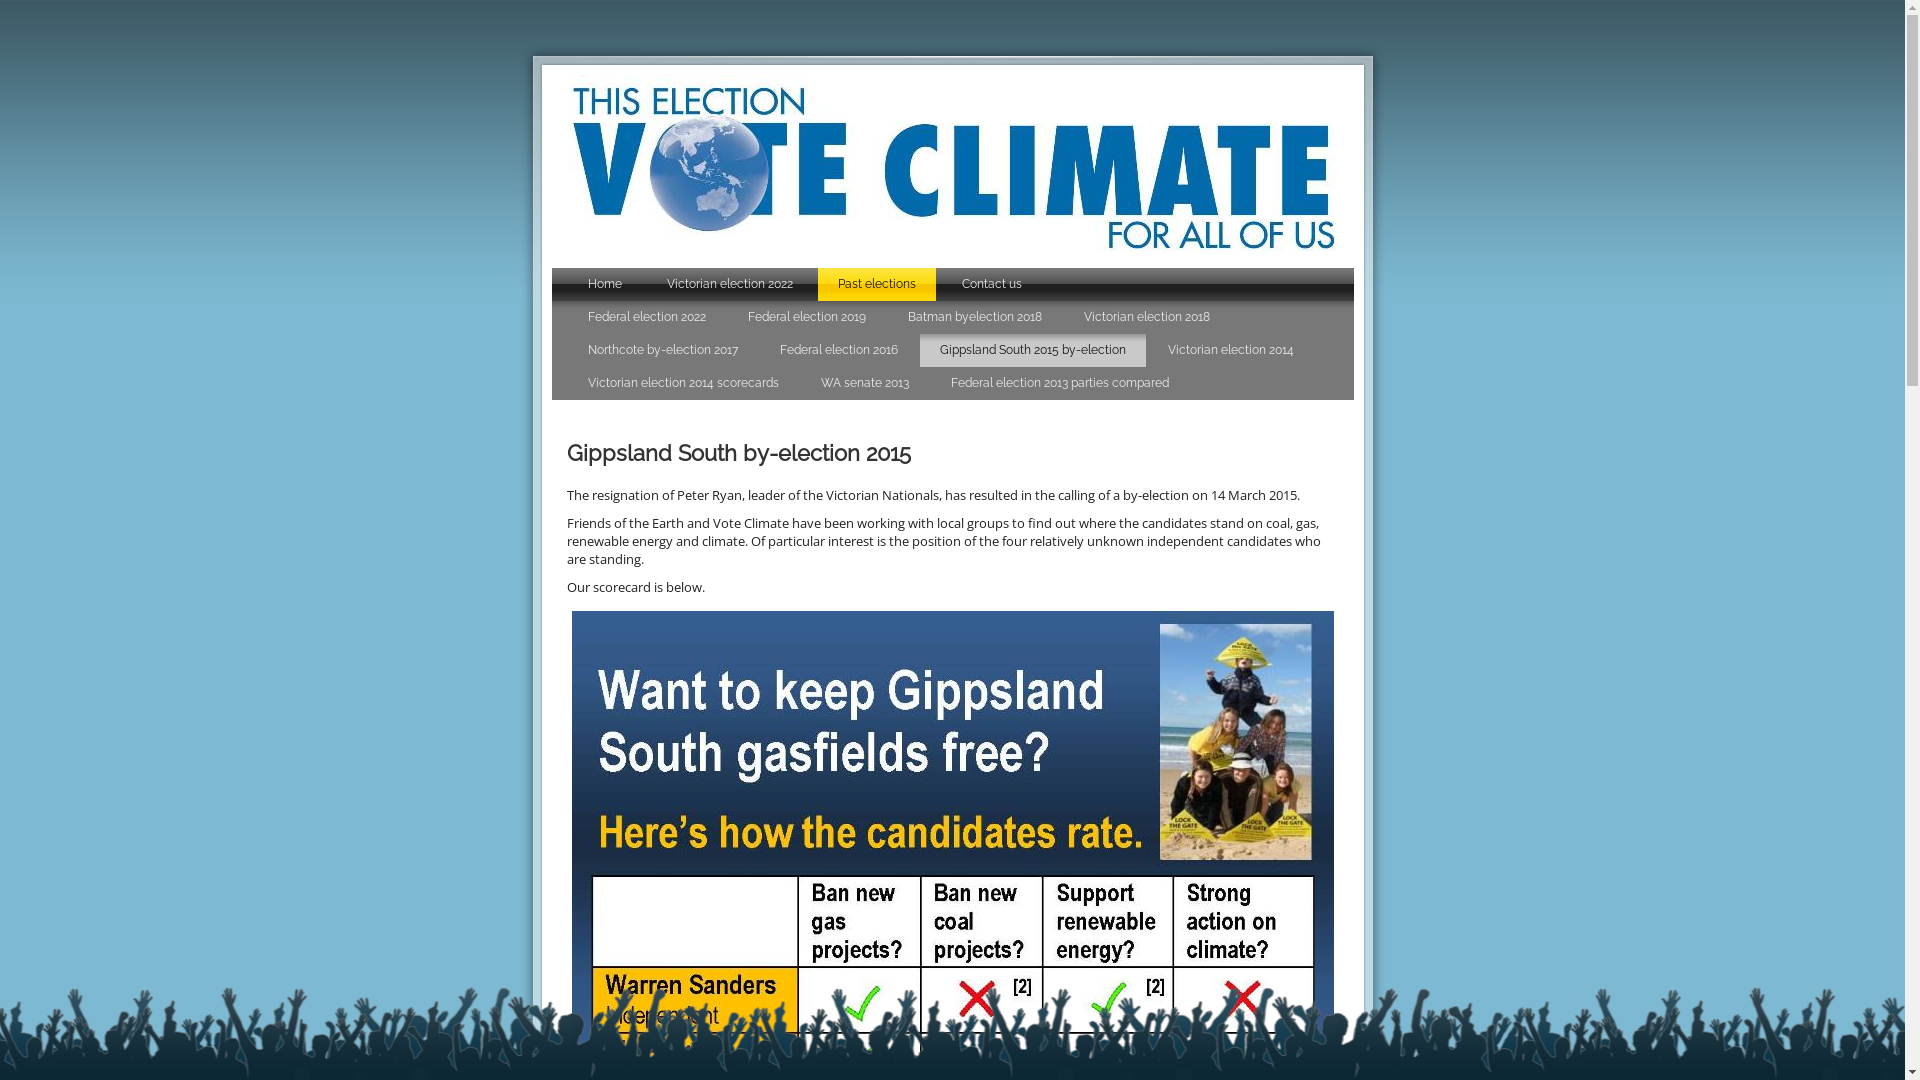 The height and width of the screenshot is (1080, 1920). Describe the element at coordinates (728, 284) in the screenshot. I see `'Victorian election 2022'` at that location.